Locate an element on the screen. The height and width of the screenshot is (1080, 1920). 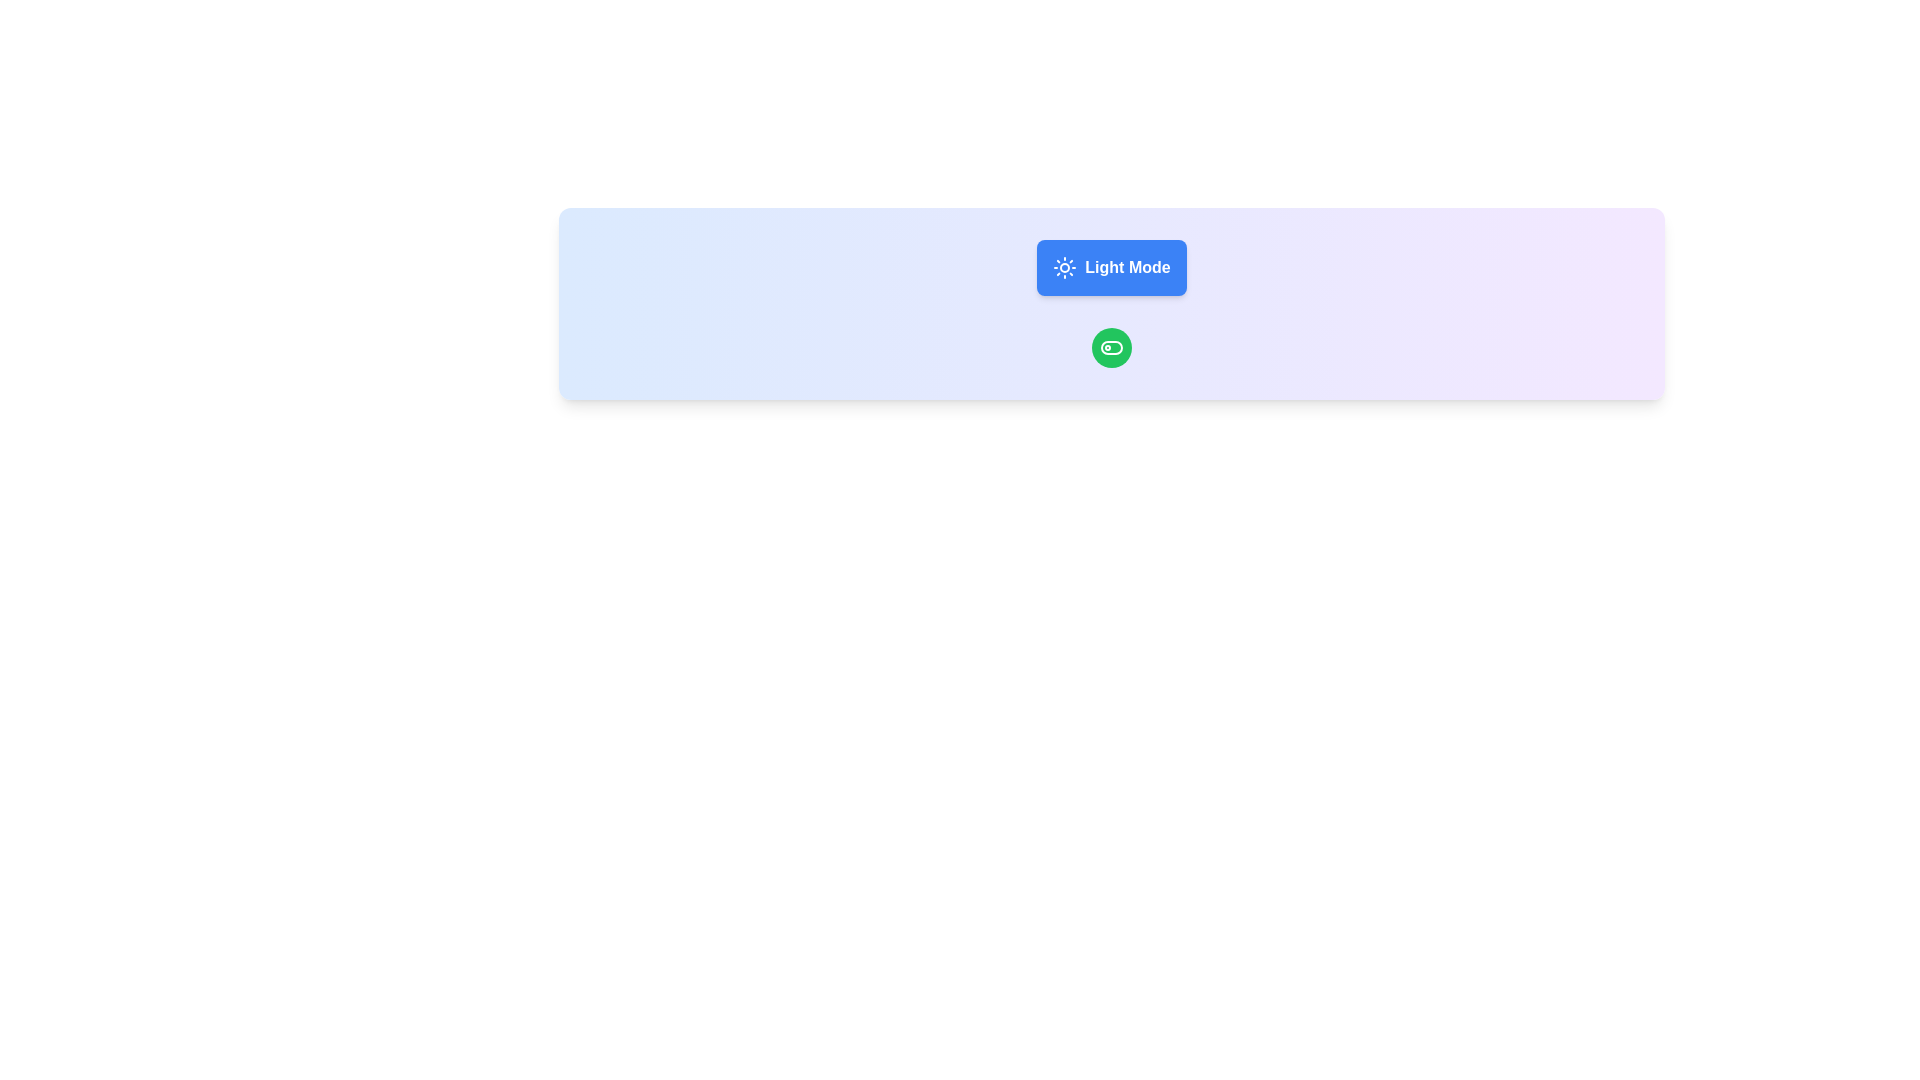
the toggle button located centrally within the bottom section of the highlighted card under the 'Light Mode' label to potentially reveal a tooltip is located at coordinates (1111, 346).